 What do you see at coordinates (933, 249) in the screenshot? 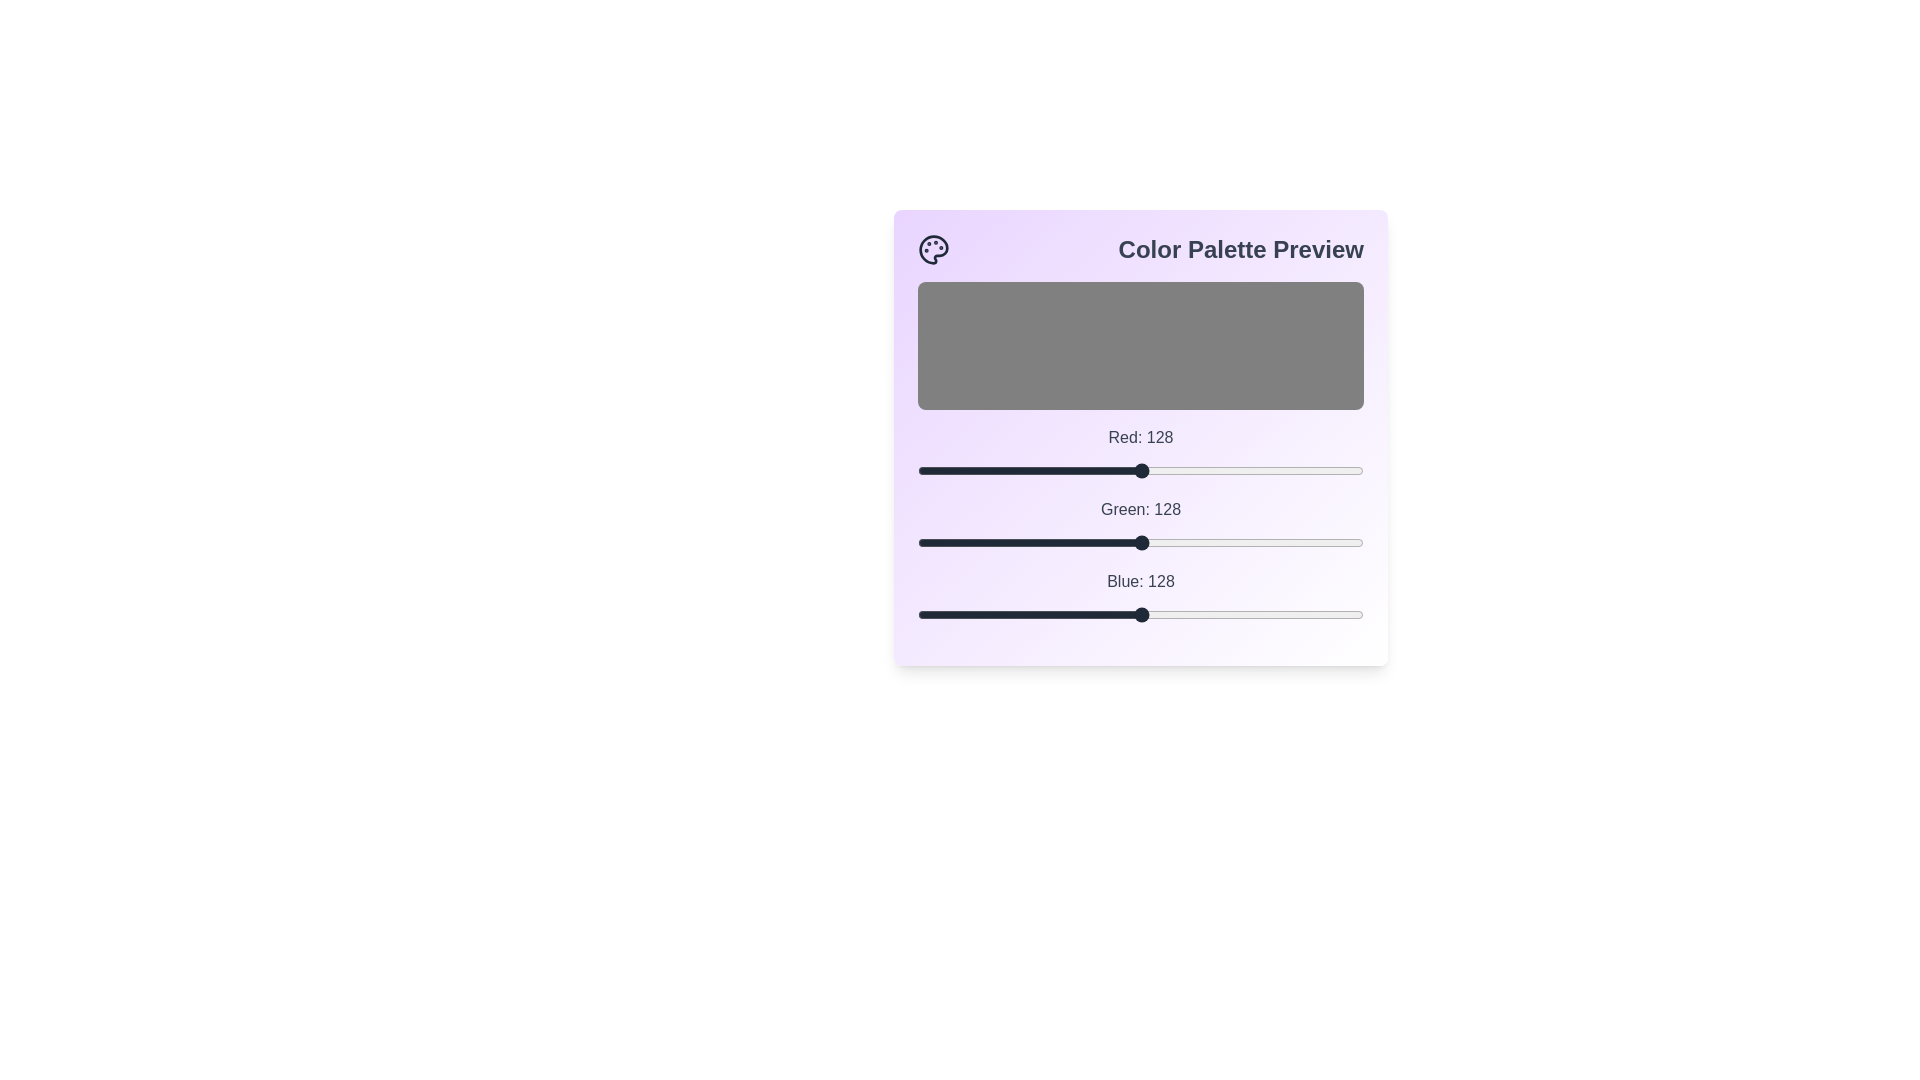
I see `the paint palette icon located in the 'Color Palette Preview' section, characterized by its circular form and dark gray tone` at bounding box center [933, 249].